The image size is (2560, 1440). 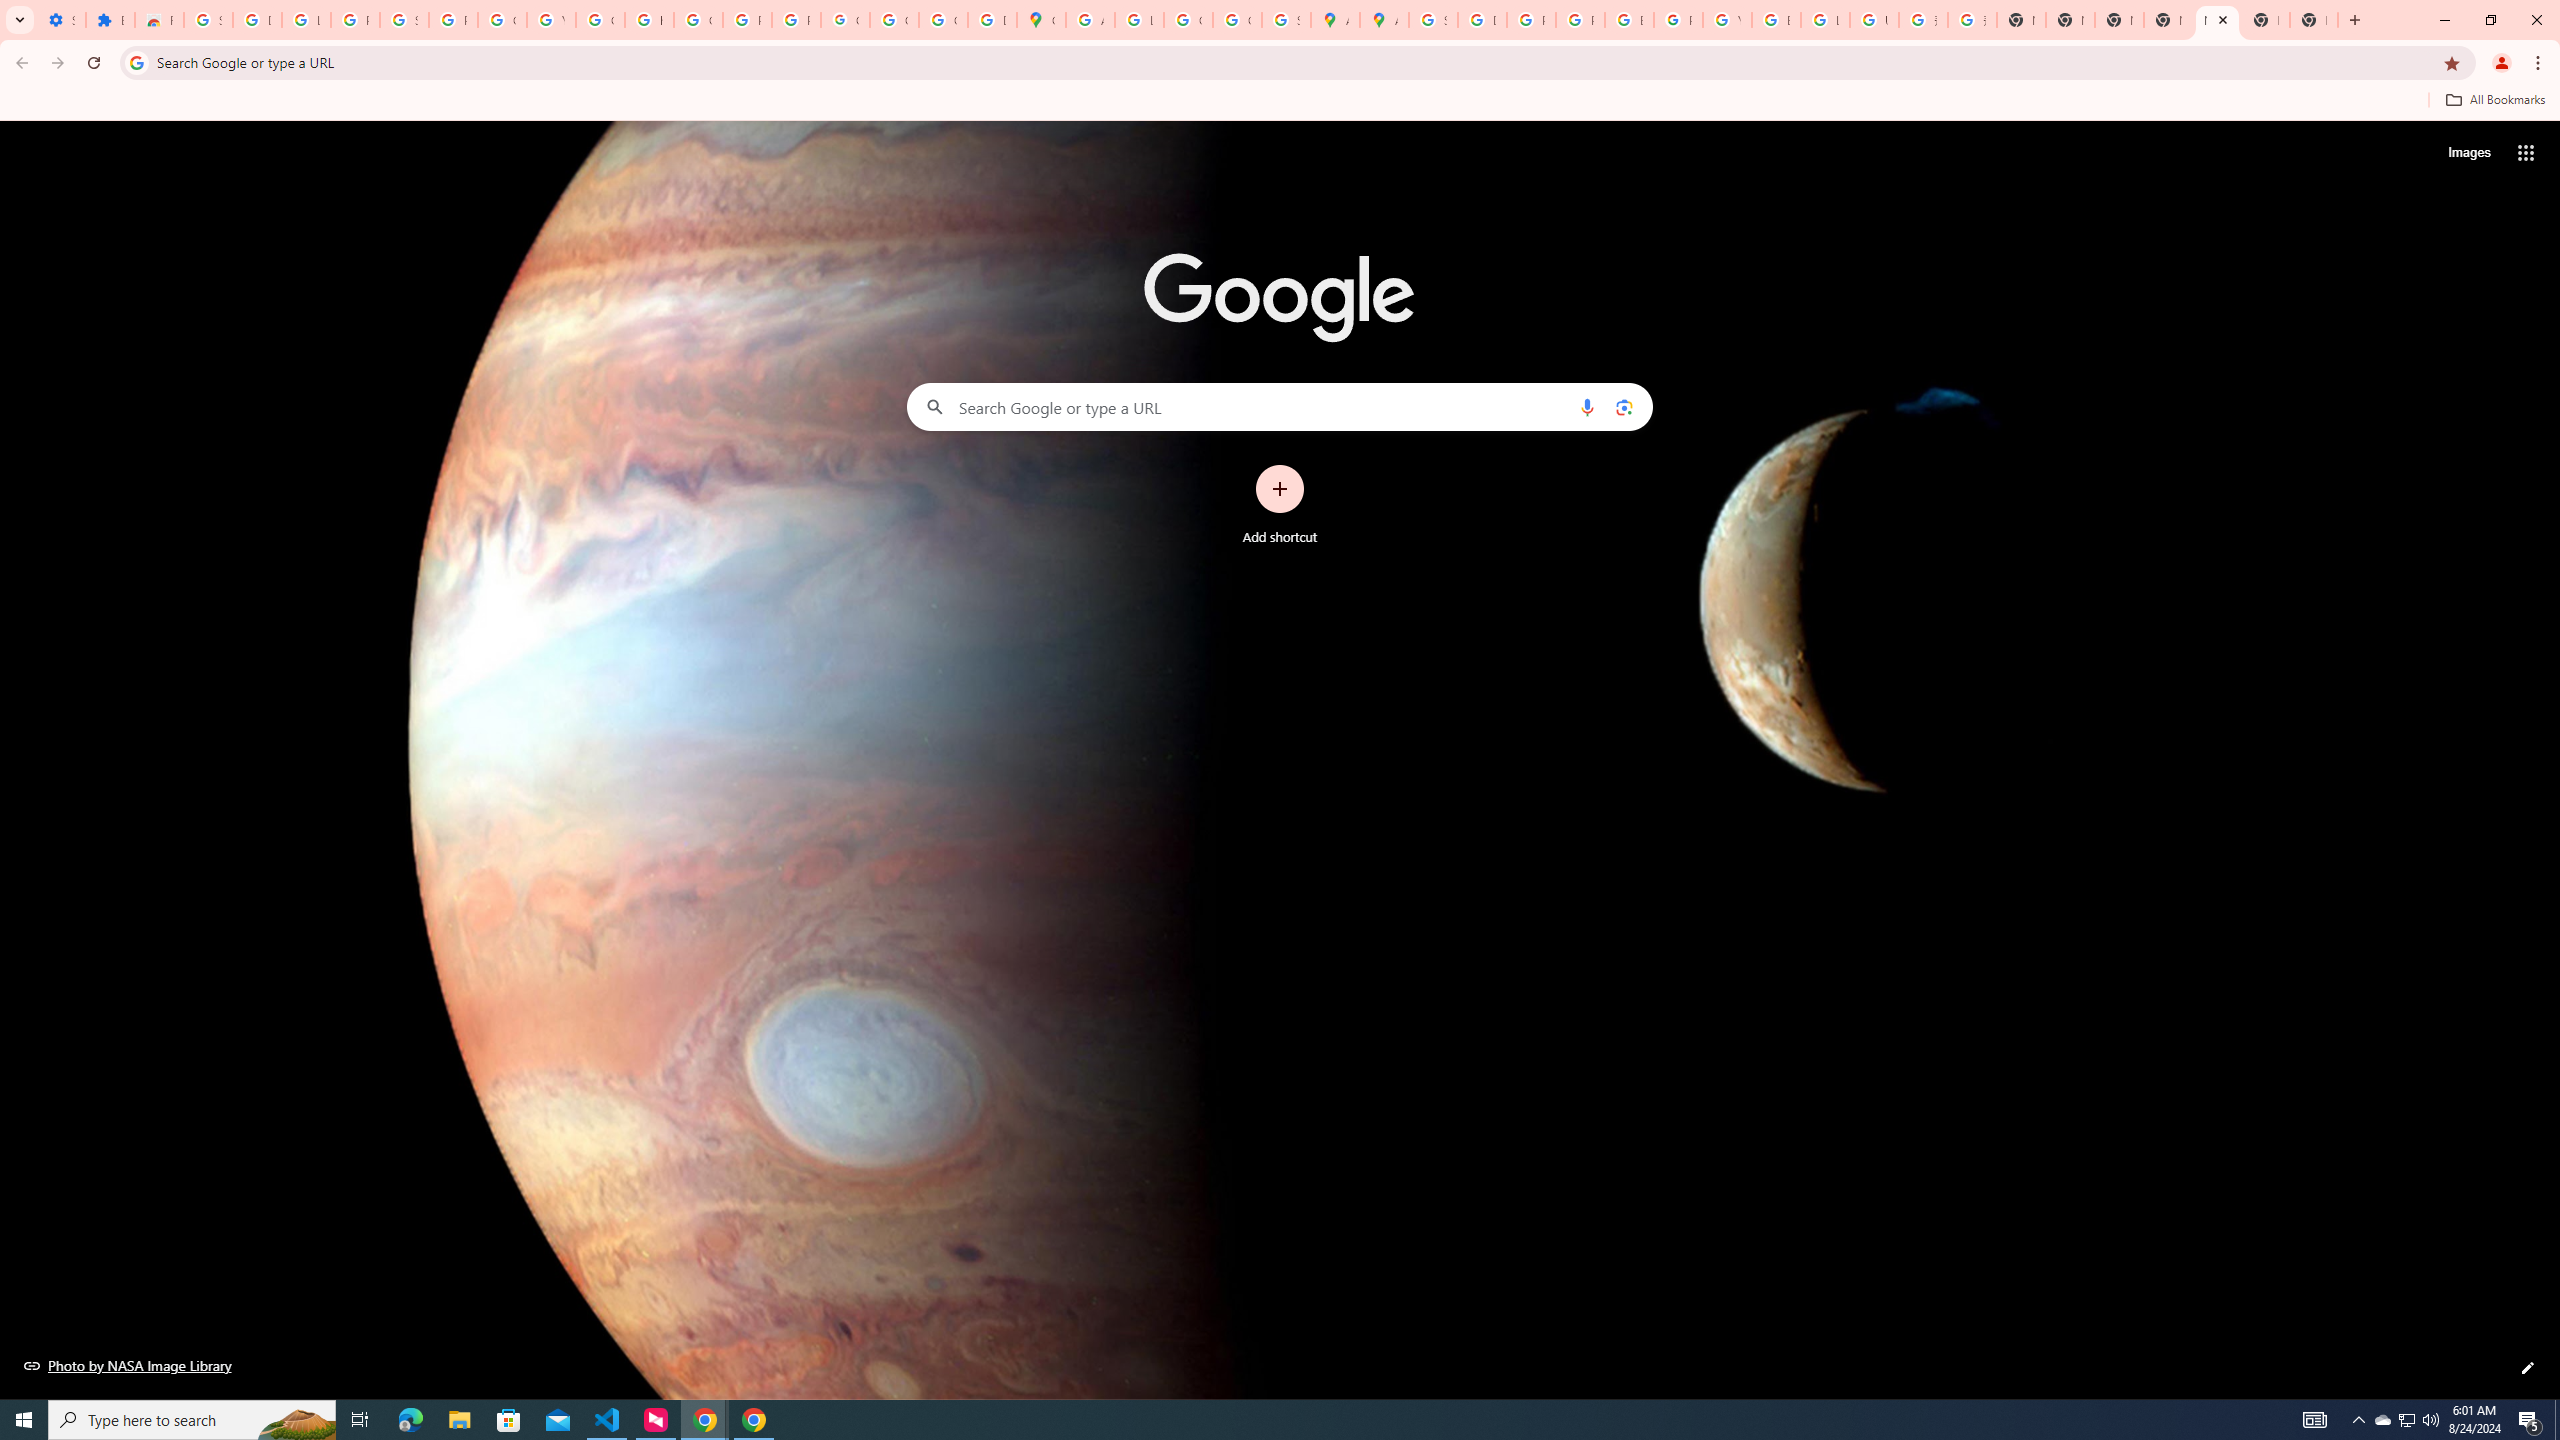 What do you see at coordinates (1040, 19) in the screenshot?
I see `'Google Maps'` at bounding box center [1040, 19].